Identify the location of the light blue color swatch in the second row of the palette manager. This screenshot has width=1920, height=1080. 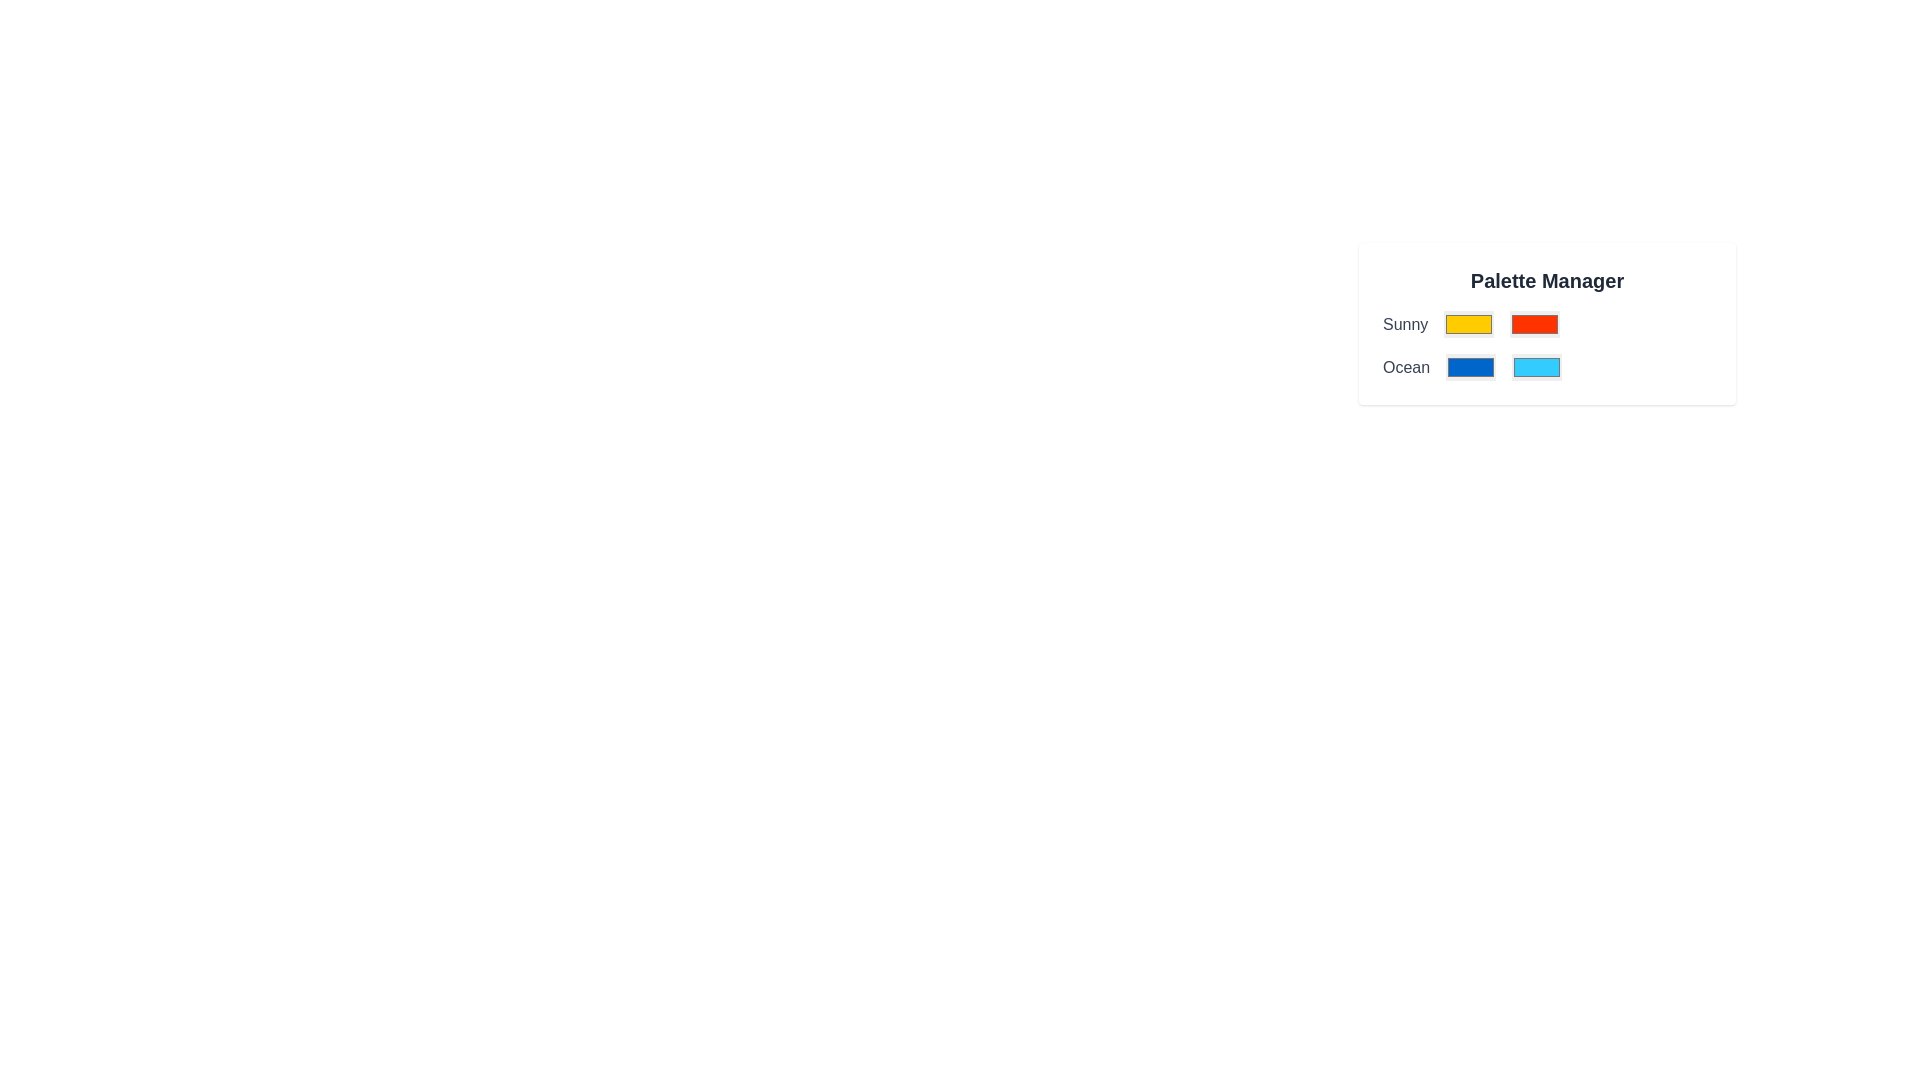
(1546, 358).